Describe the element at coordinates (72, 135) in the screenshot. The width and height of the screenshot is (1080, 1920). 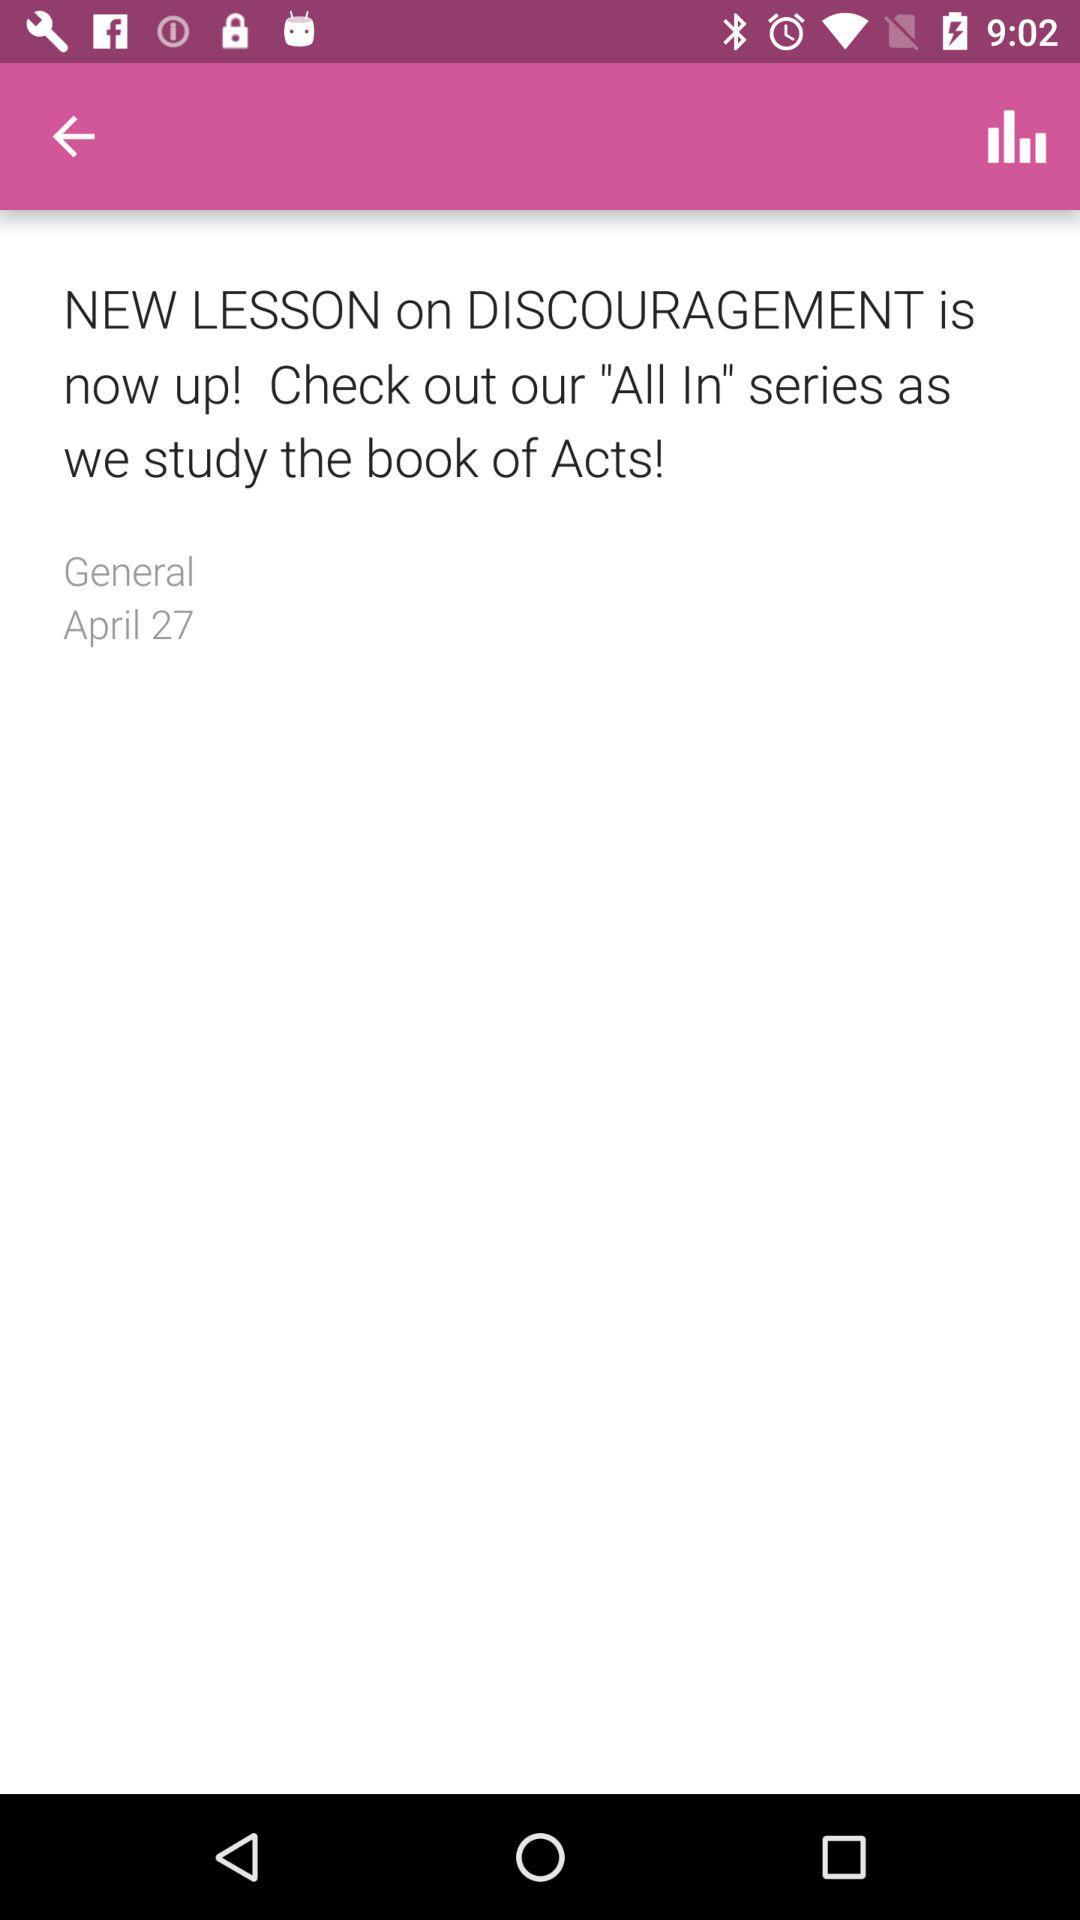
I see `icon at the top left corner` at that location.